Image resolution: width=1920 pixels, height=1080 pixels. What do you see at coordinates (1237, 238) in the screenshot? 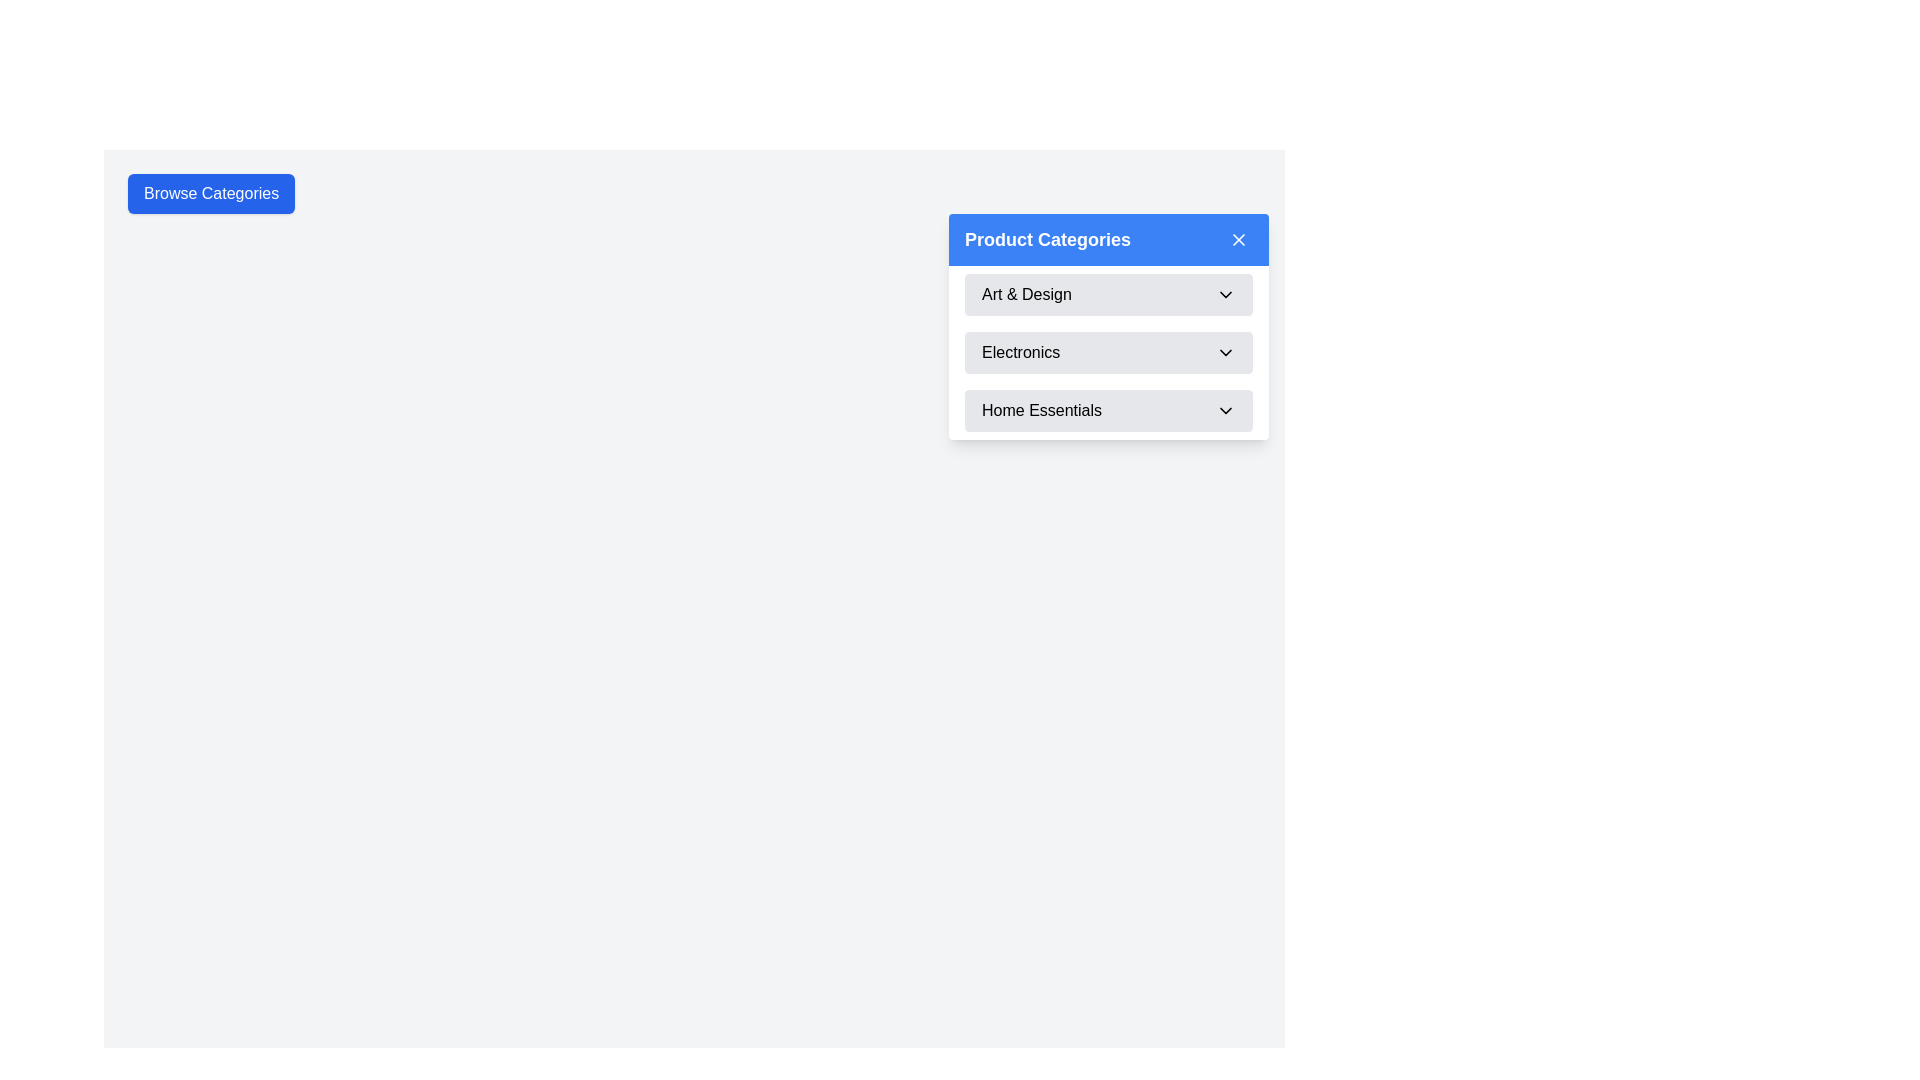
I see `the 'X' icon in the upper right corner of the blue 'Product Categories' toolbar` at bounding box center [1237, 238].